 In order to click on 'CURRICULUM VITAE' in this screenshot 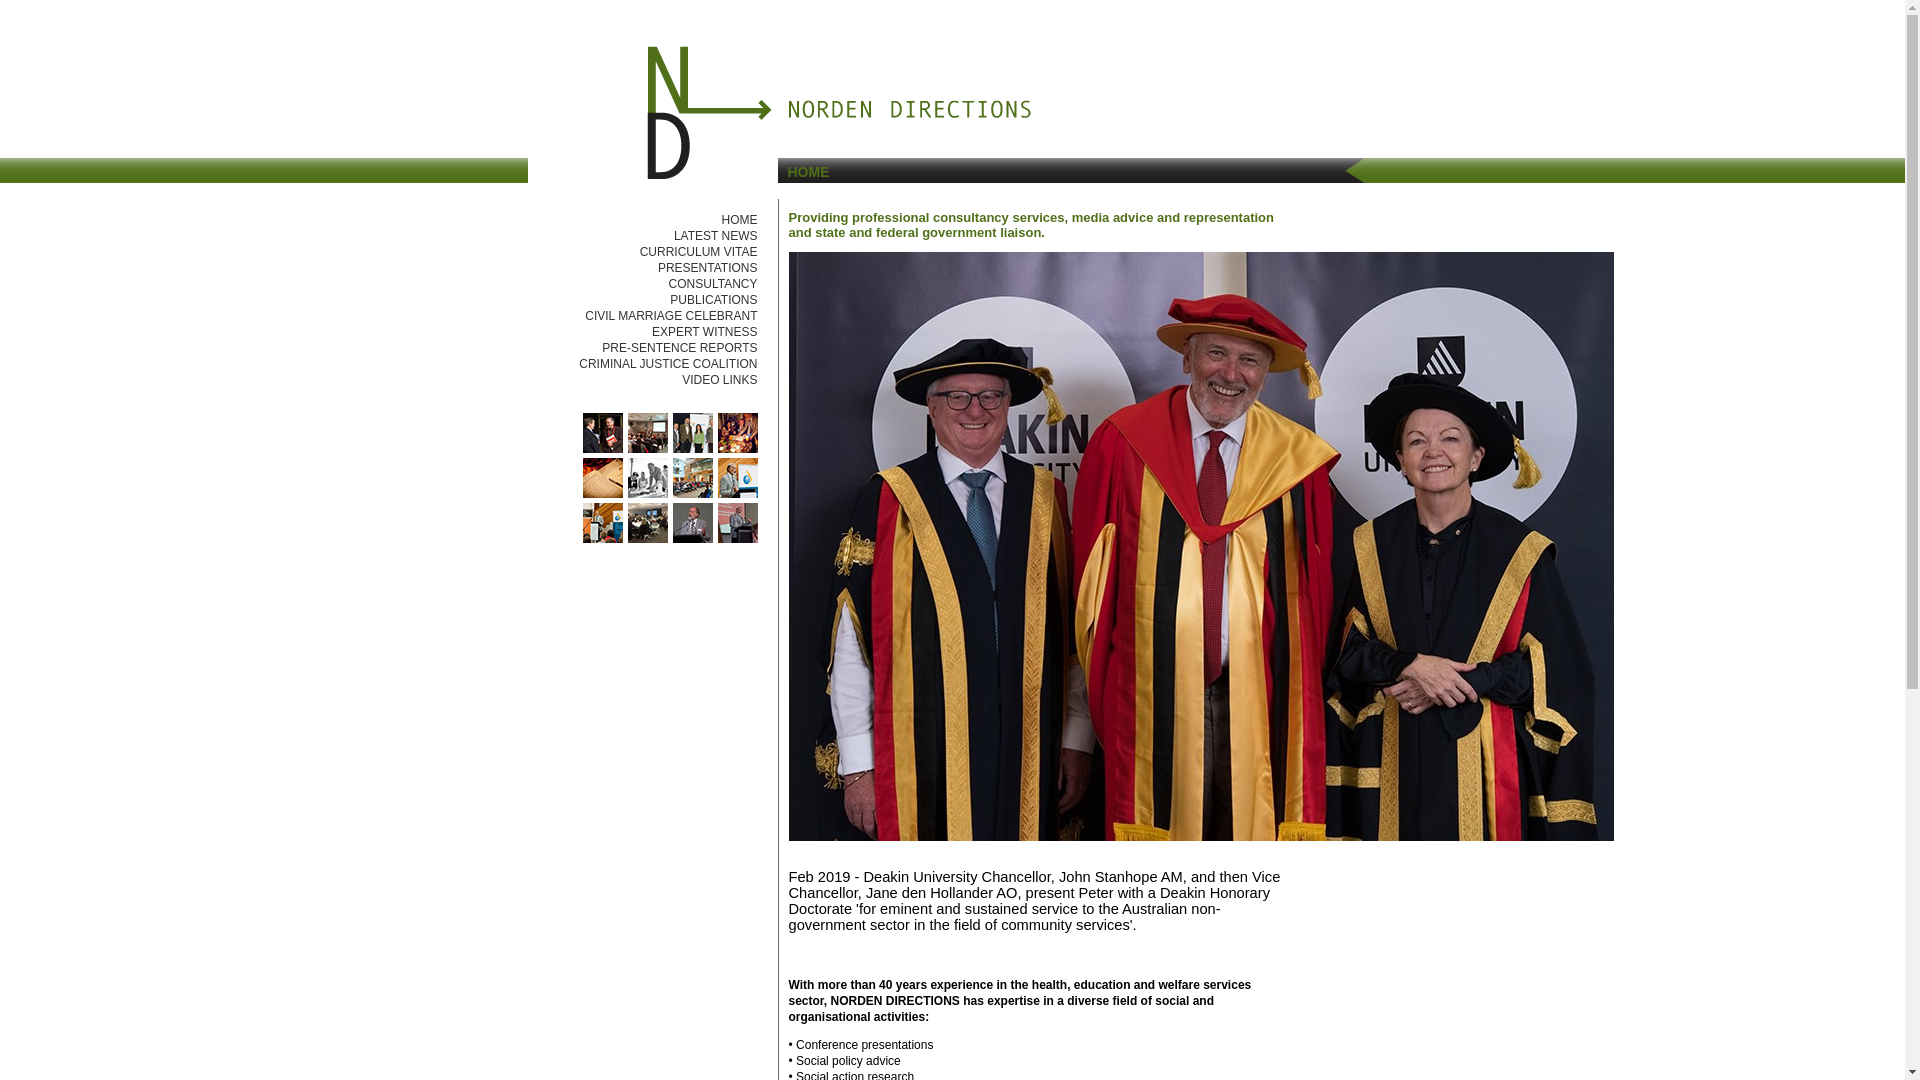, I will do `click(638, 250)`.